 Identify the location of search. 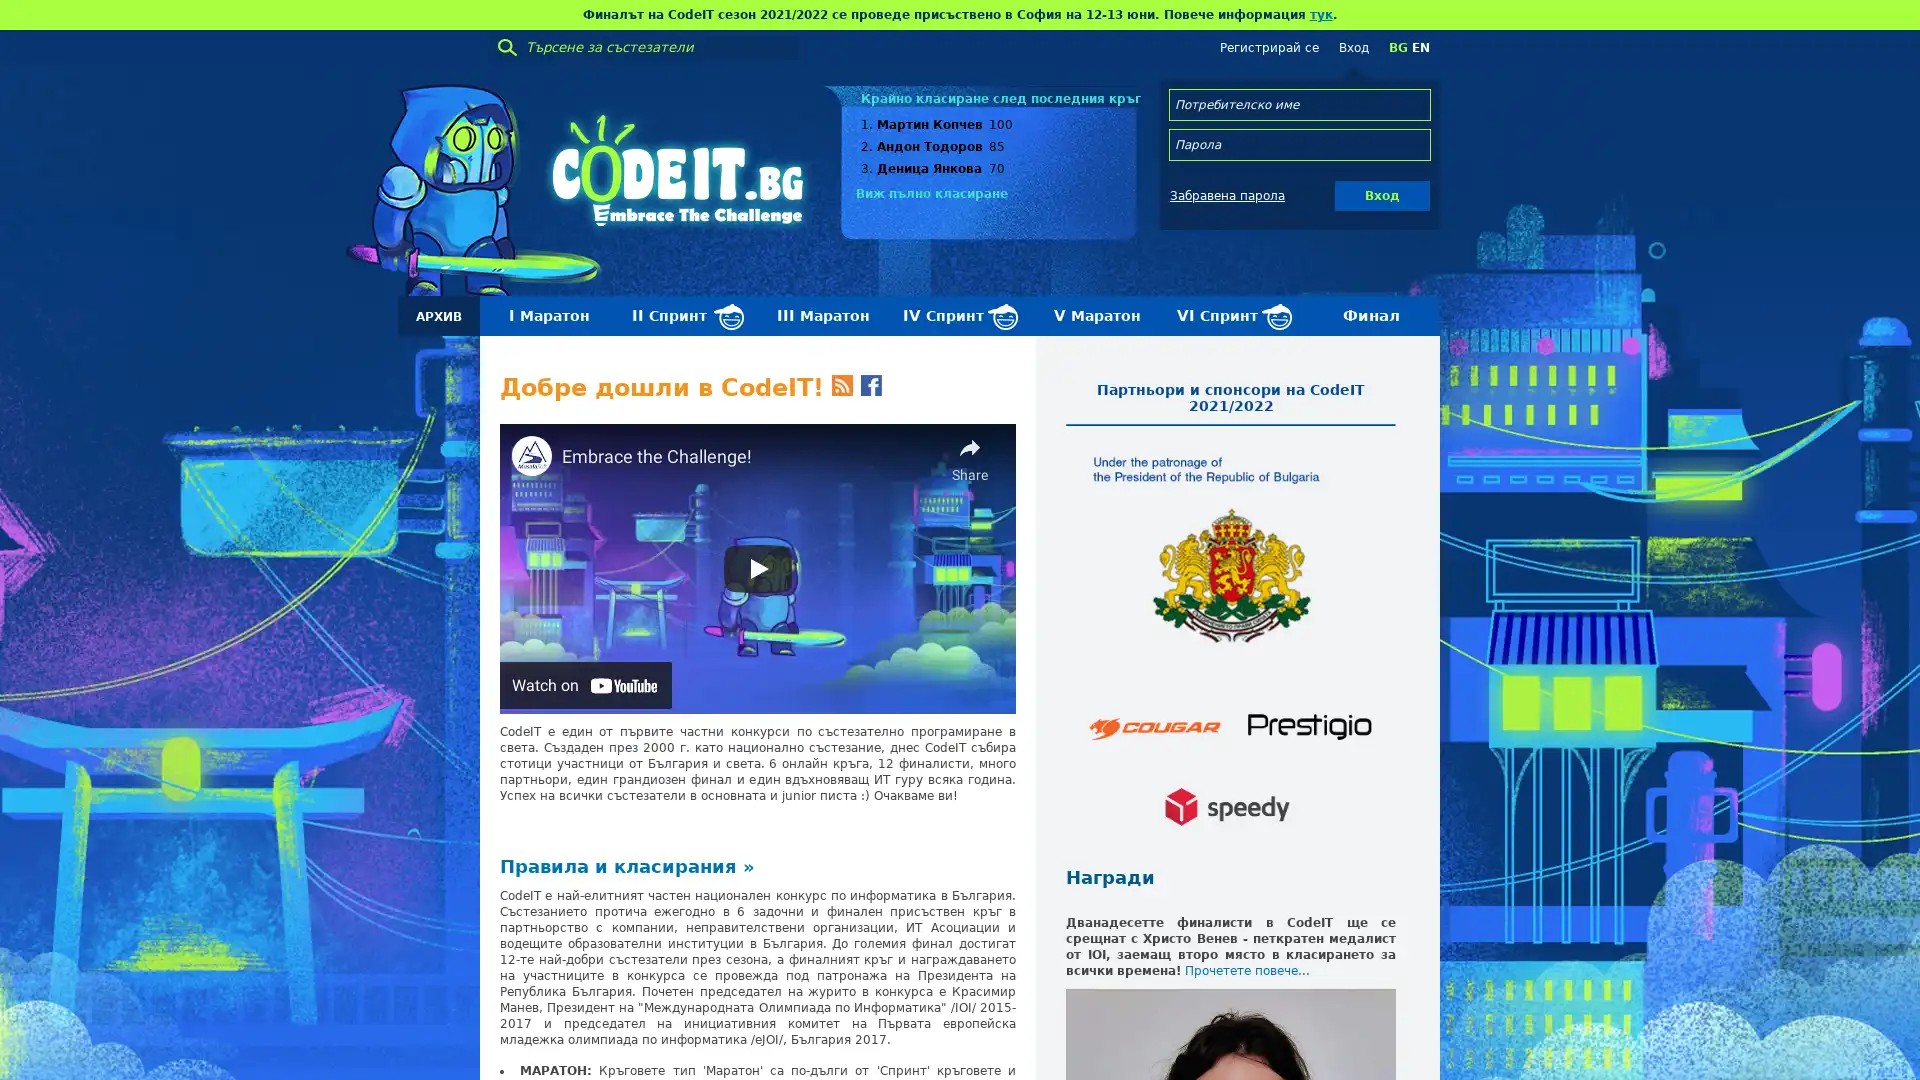
(507, 46).